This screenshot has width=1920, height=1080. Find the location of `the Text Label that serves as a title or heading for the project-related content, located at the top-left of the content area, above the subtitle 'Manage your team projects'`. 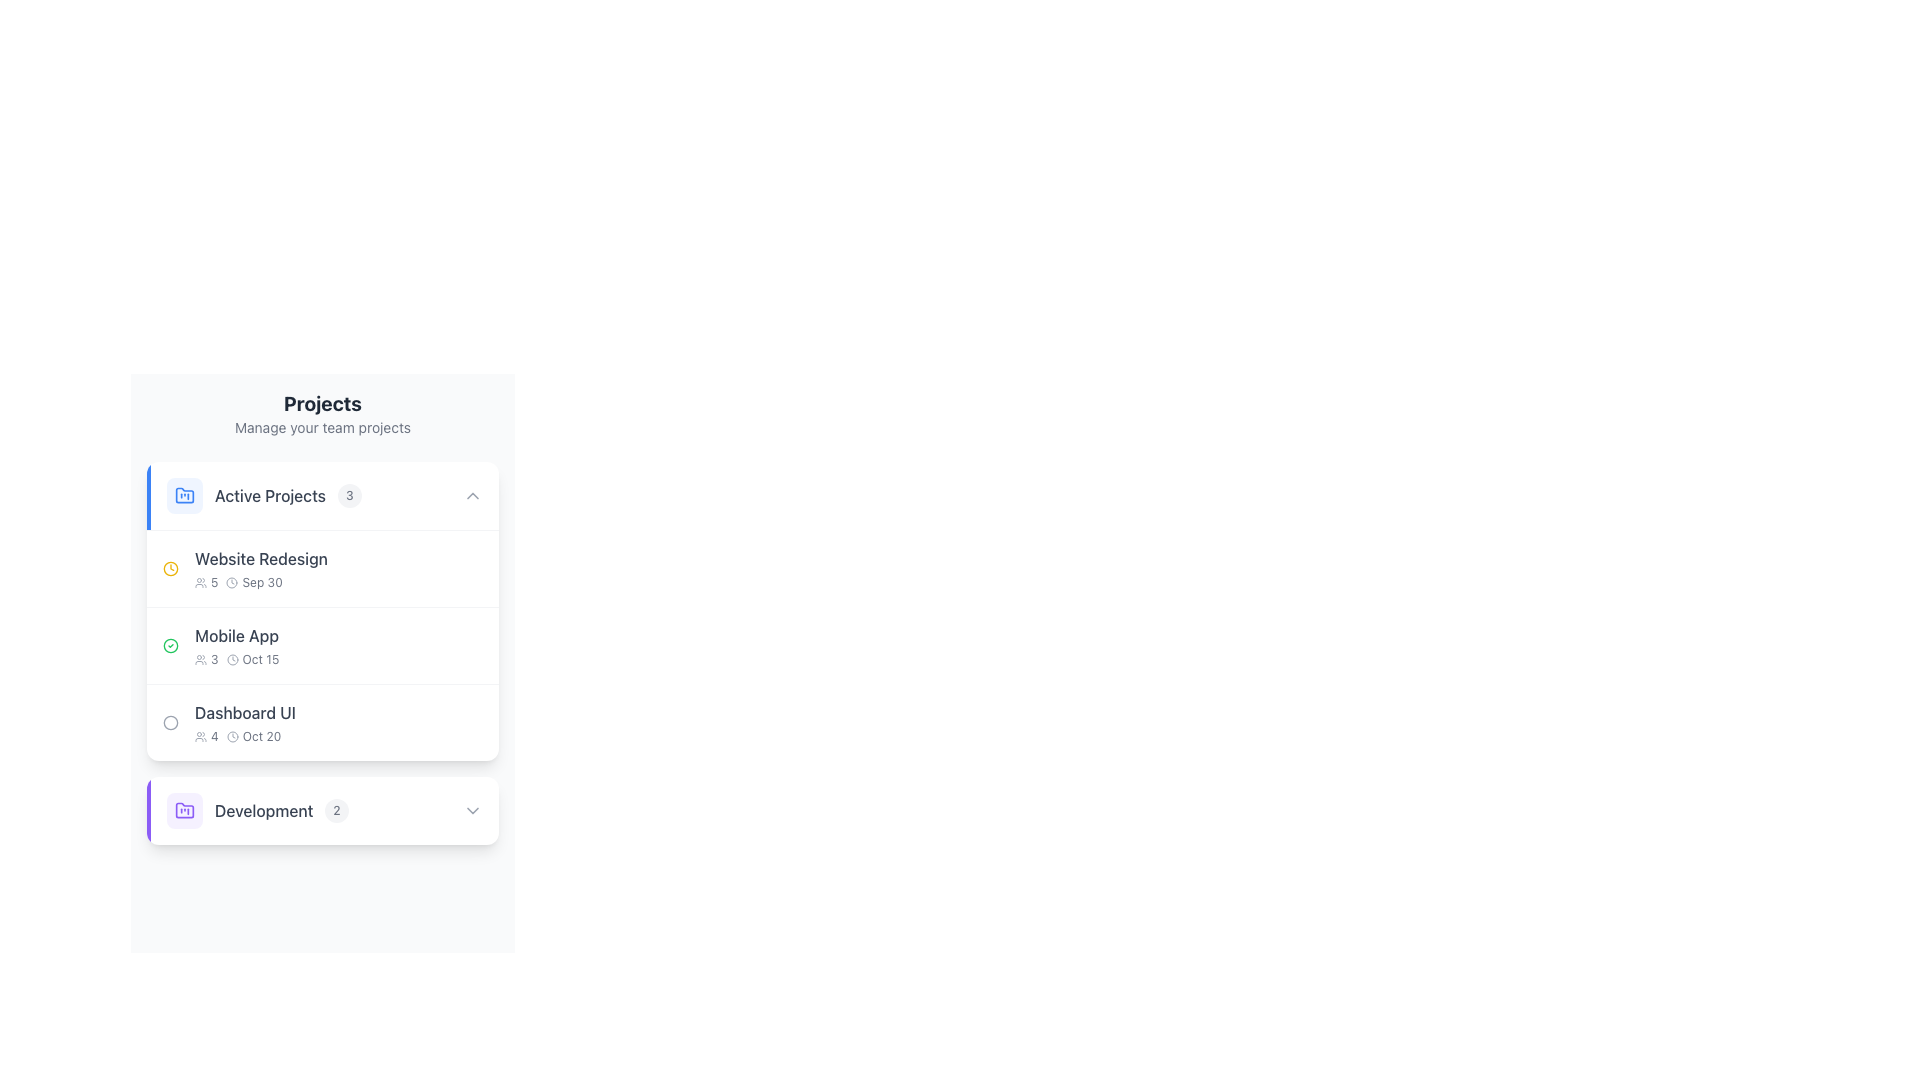

the Text Label that serves as a title or heading for the project-related content, located at the top-left of the content area, above the subtitle 'Manage your team projects' is located at coordinates (322, 404).